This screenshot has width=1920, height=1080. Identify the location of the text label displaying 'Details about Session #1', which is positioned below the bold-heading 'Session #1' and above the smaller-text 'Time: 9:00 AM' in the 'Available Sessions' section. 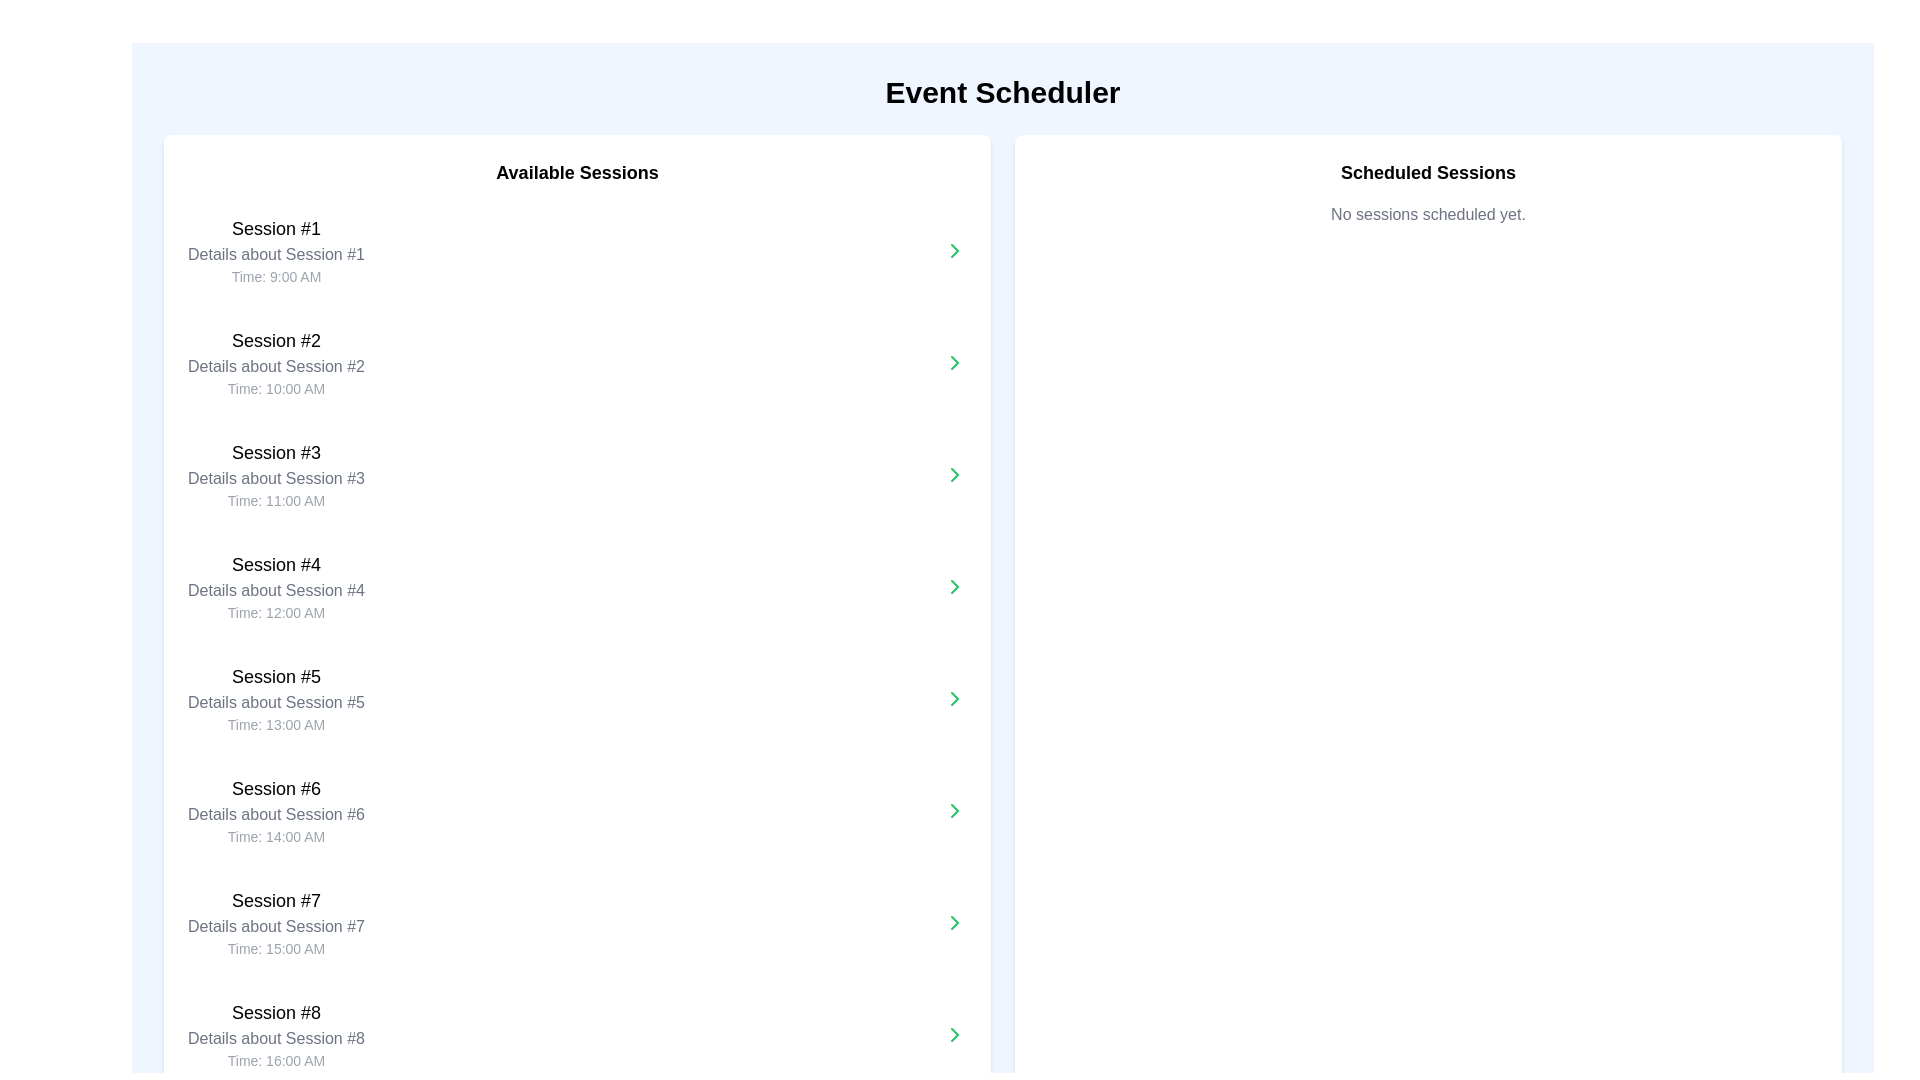
(275, 253).